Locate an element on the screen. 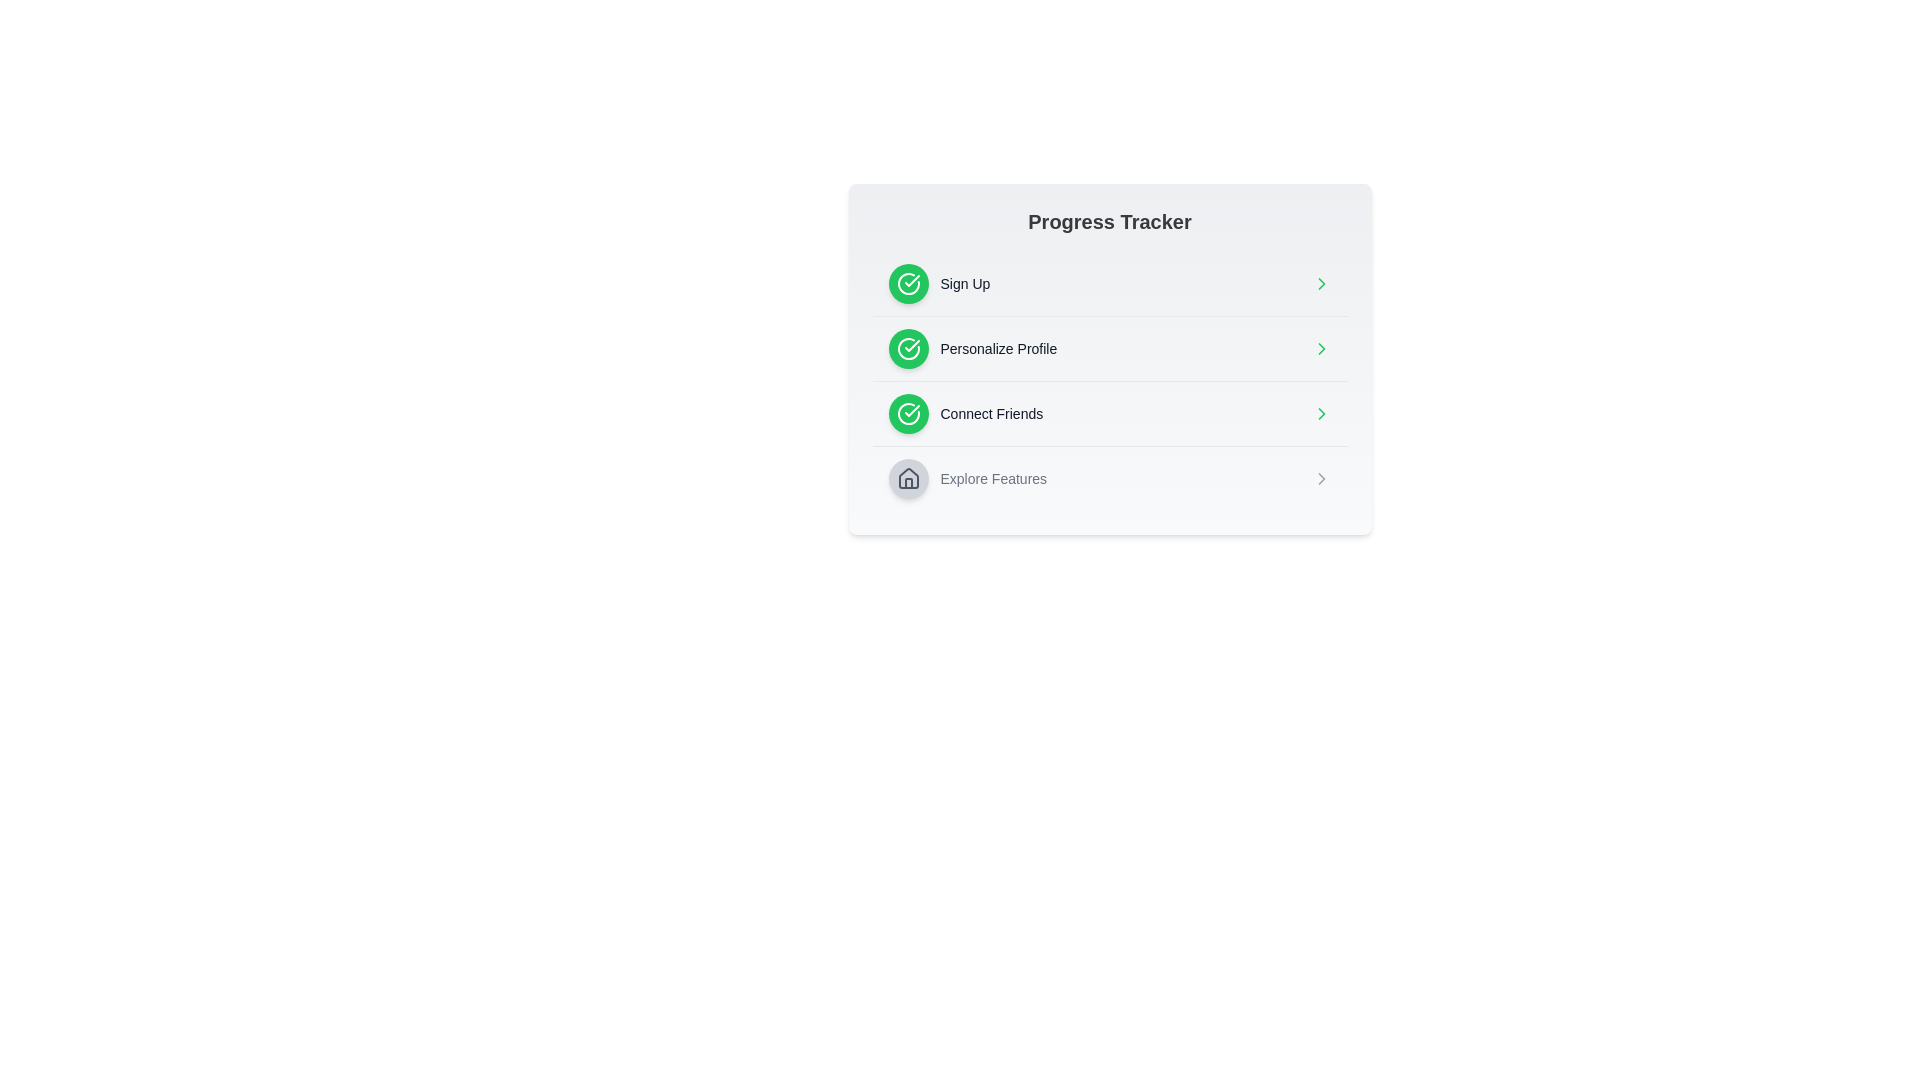 Image resolution: width=1920 pixels, height=1080 pixels. text label 'Sign Up' which is visually styled with medium font-weight and gray color, located to the right of a green circular checkmark icon in the 'Progress Tracker' section is located at coordinates (965, 284).